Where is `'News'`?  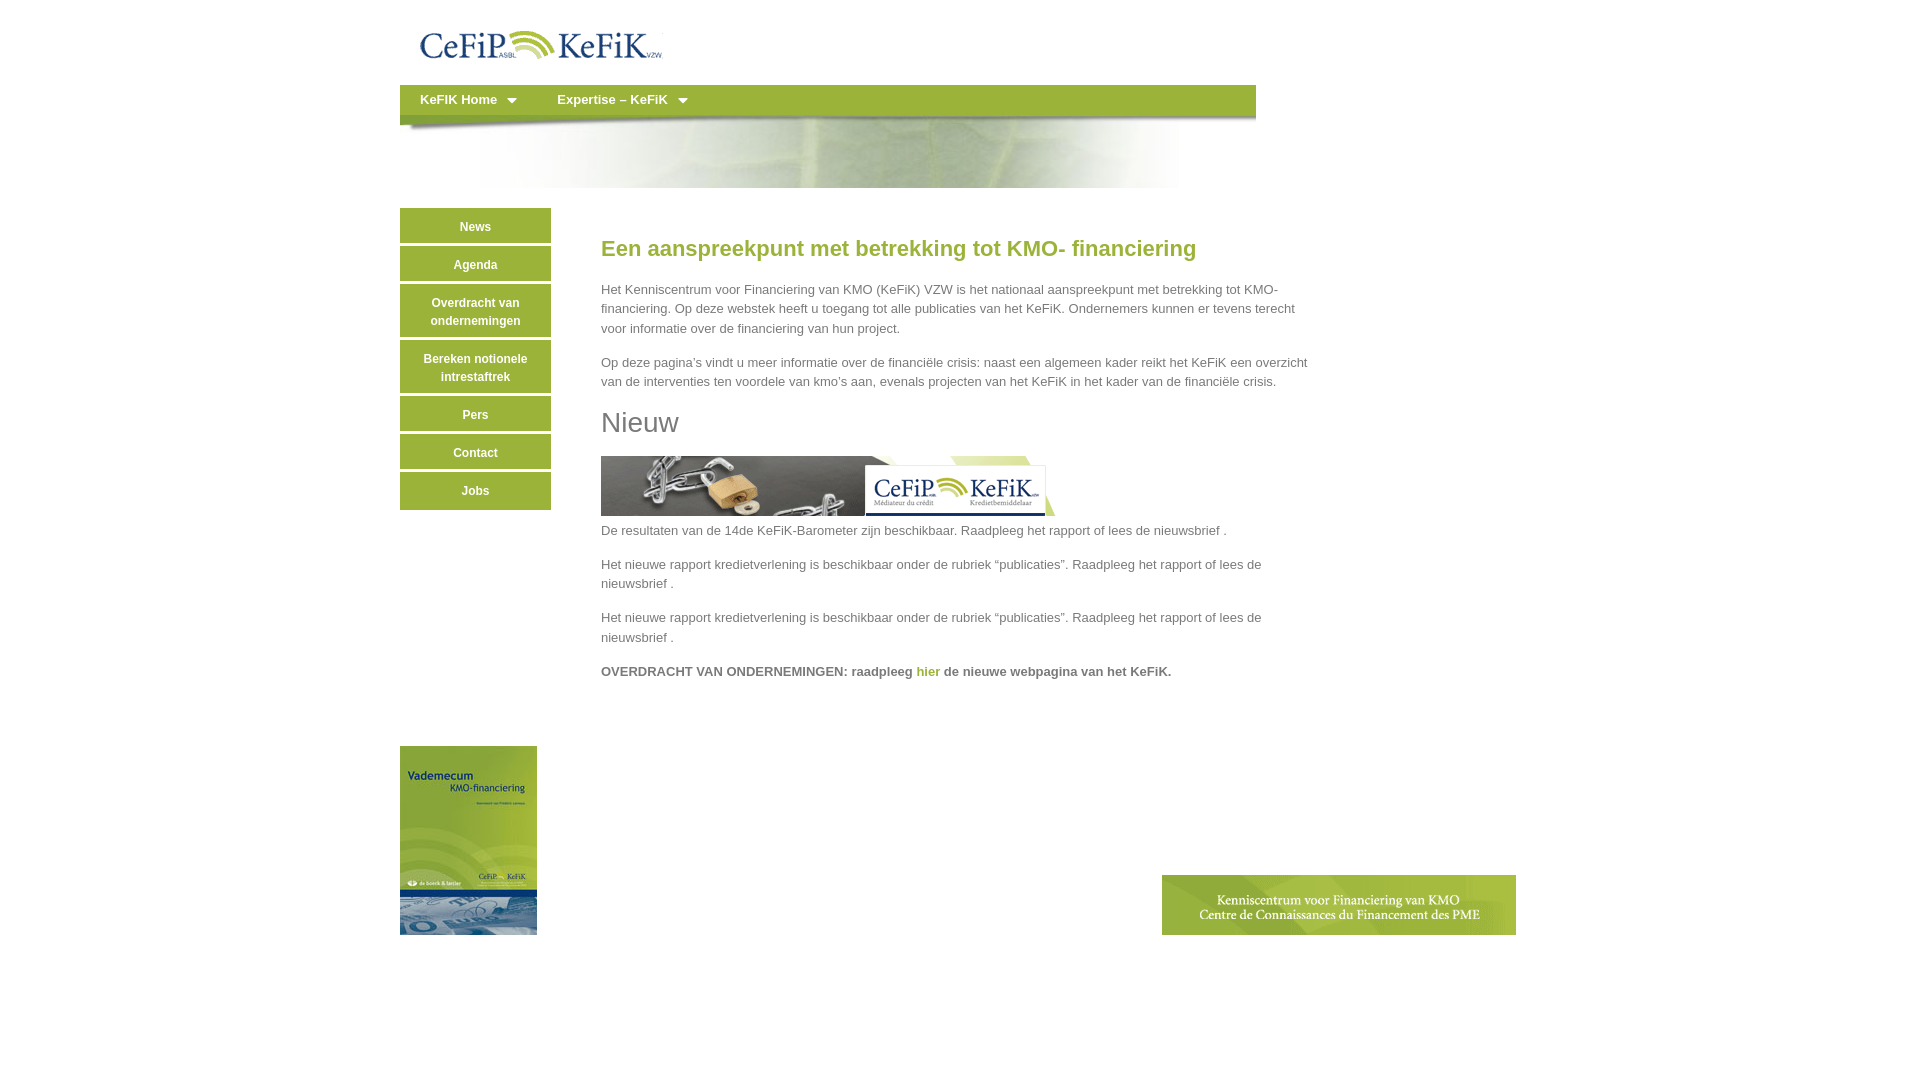 'News' is located at coordinates (474, 226).